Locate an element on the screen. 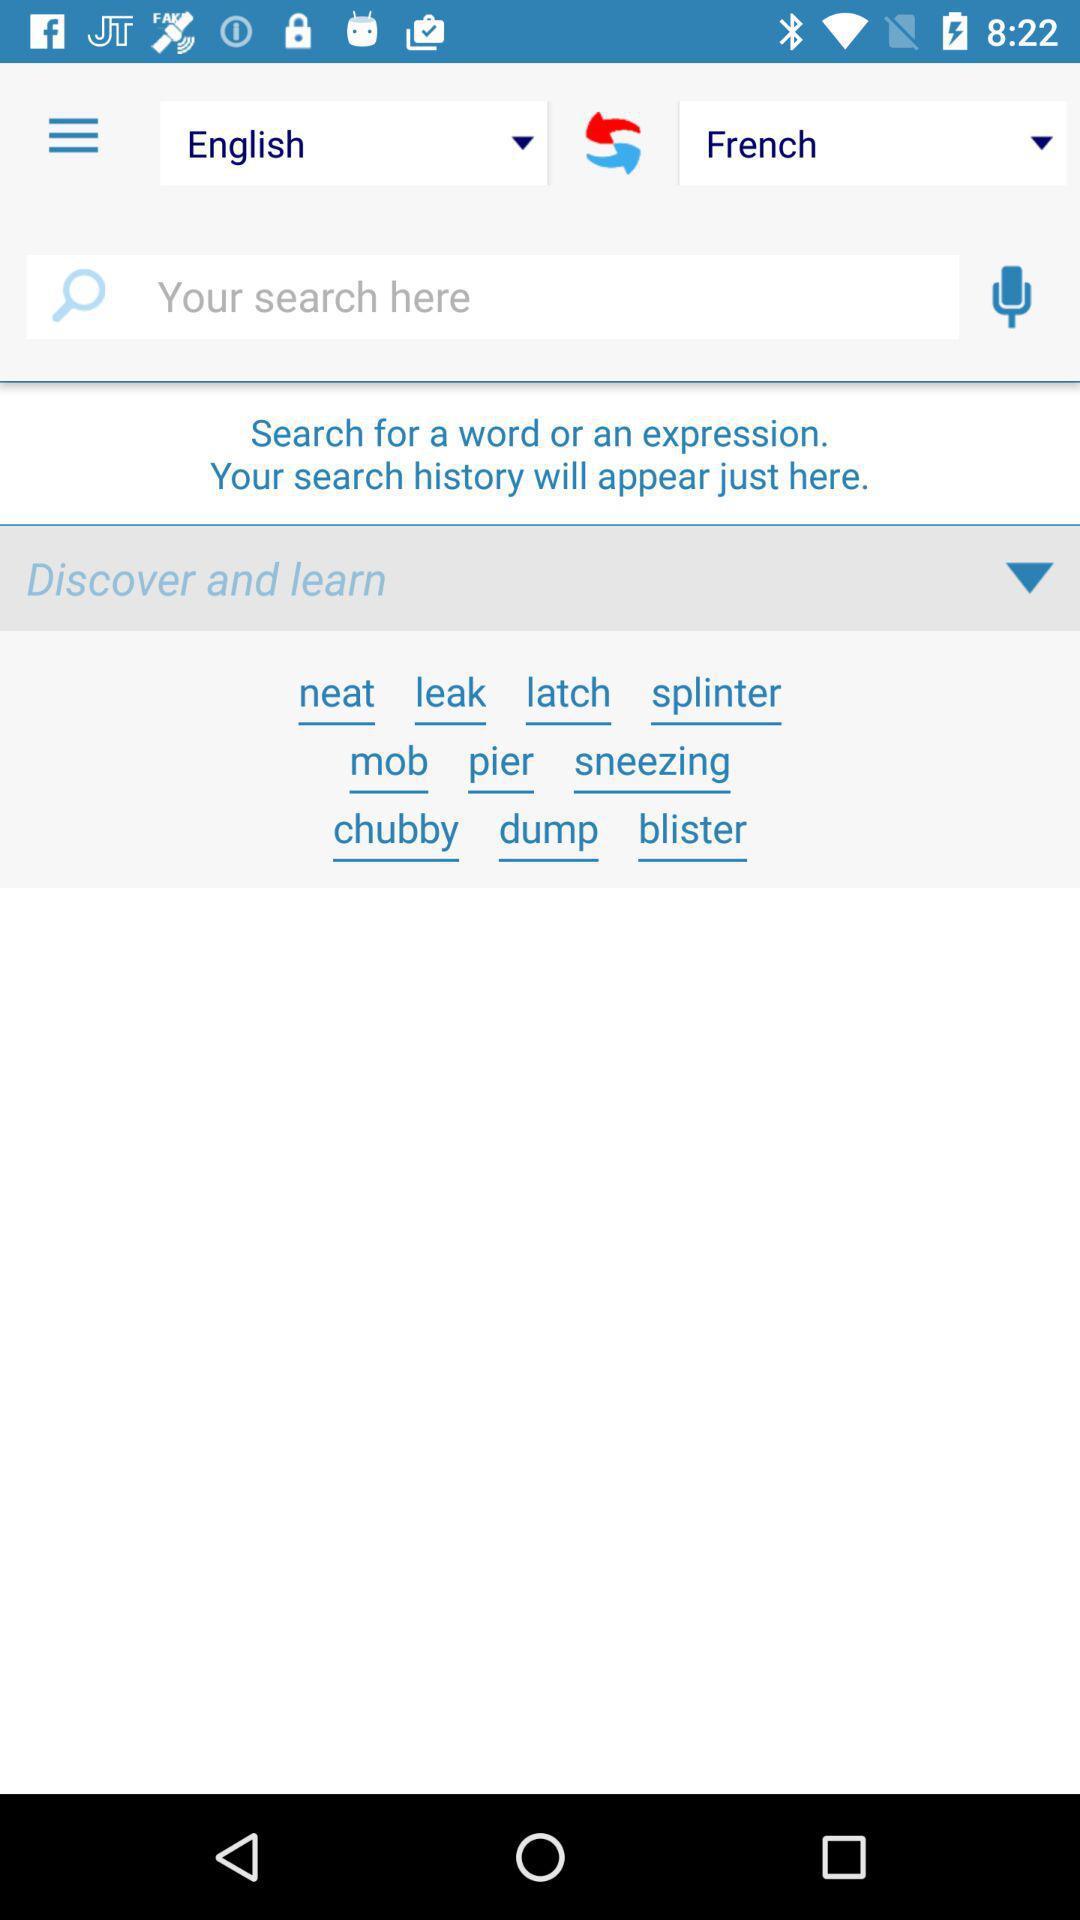  neat icon is located at coordinates (335, 691).